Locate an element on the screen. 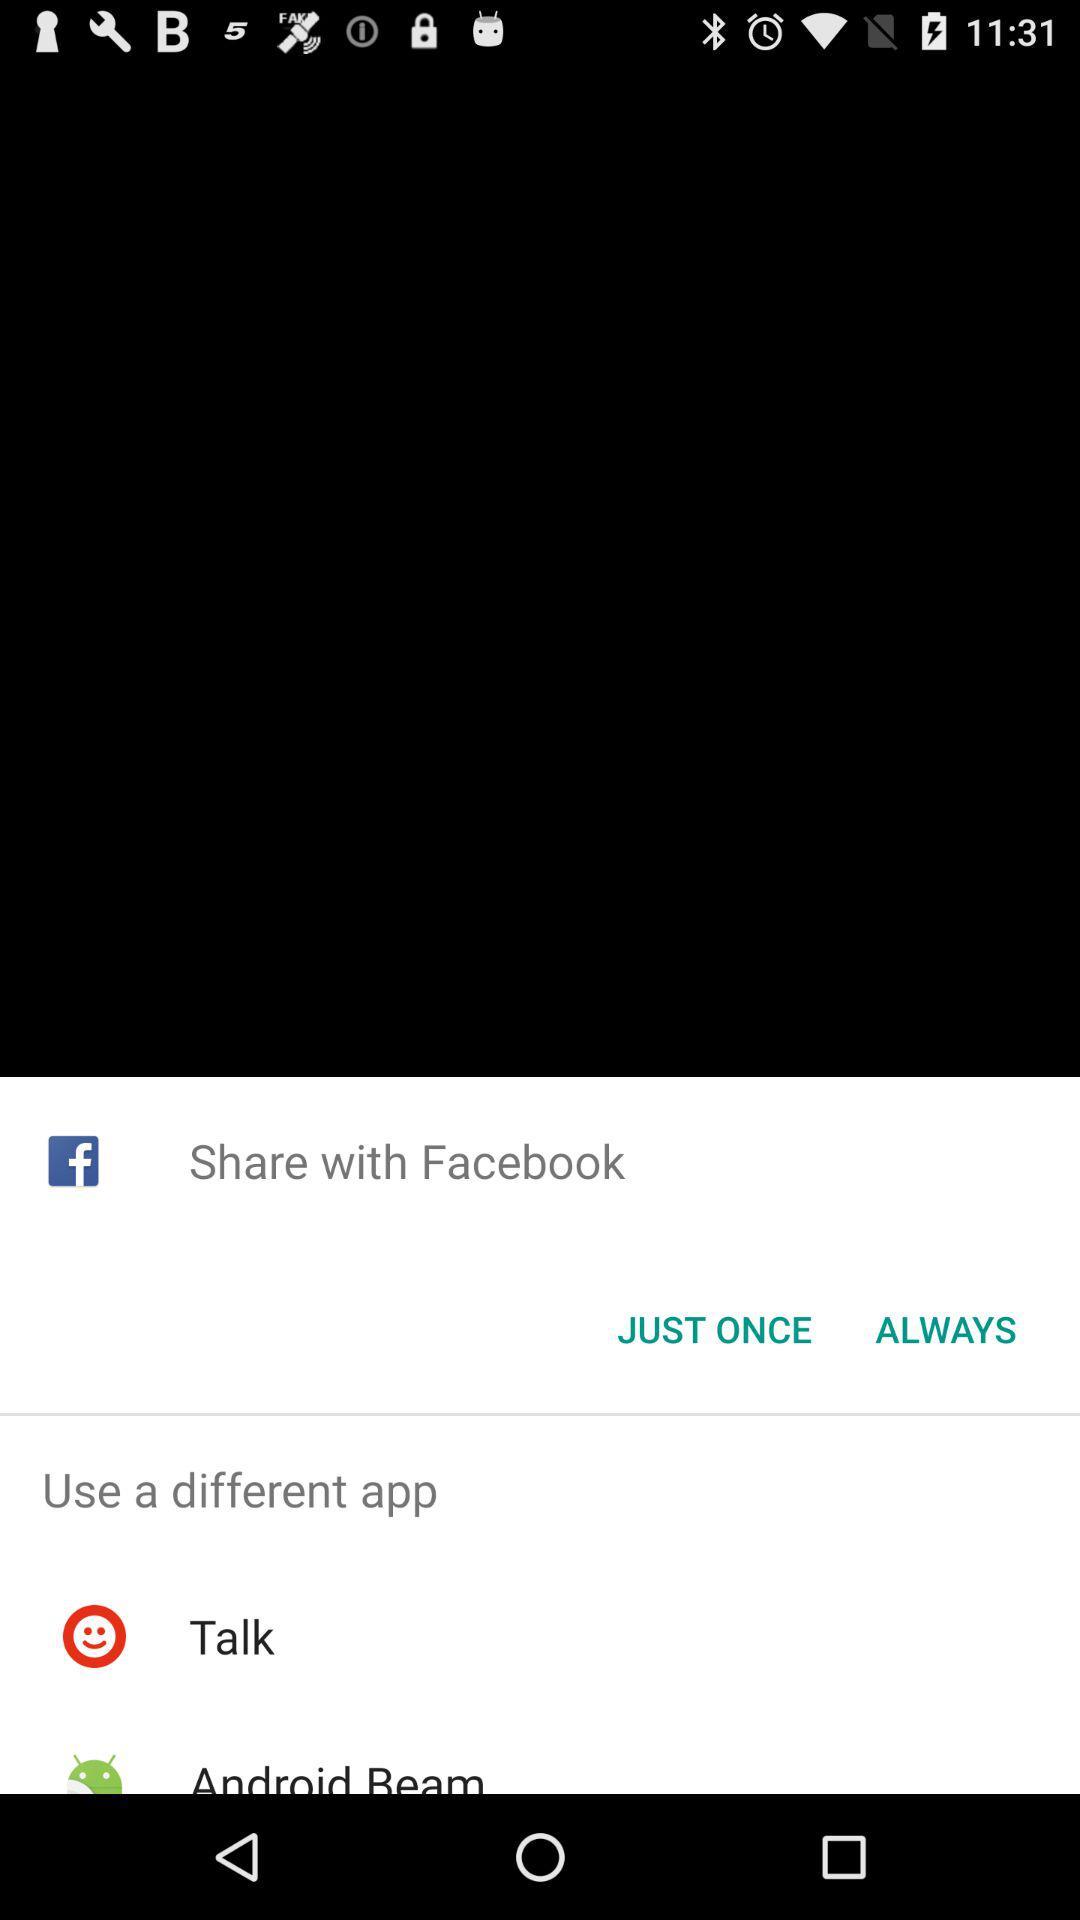  button next to just once item is located at coordinates (945, 1329).